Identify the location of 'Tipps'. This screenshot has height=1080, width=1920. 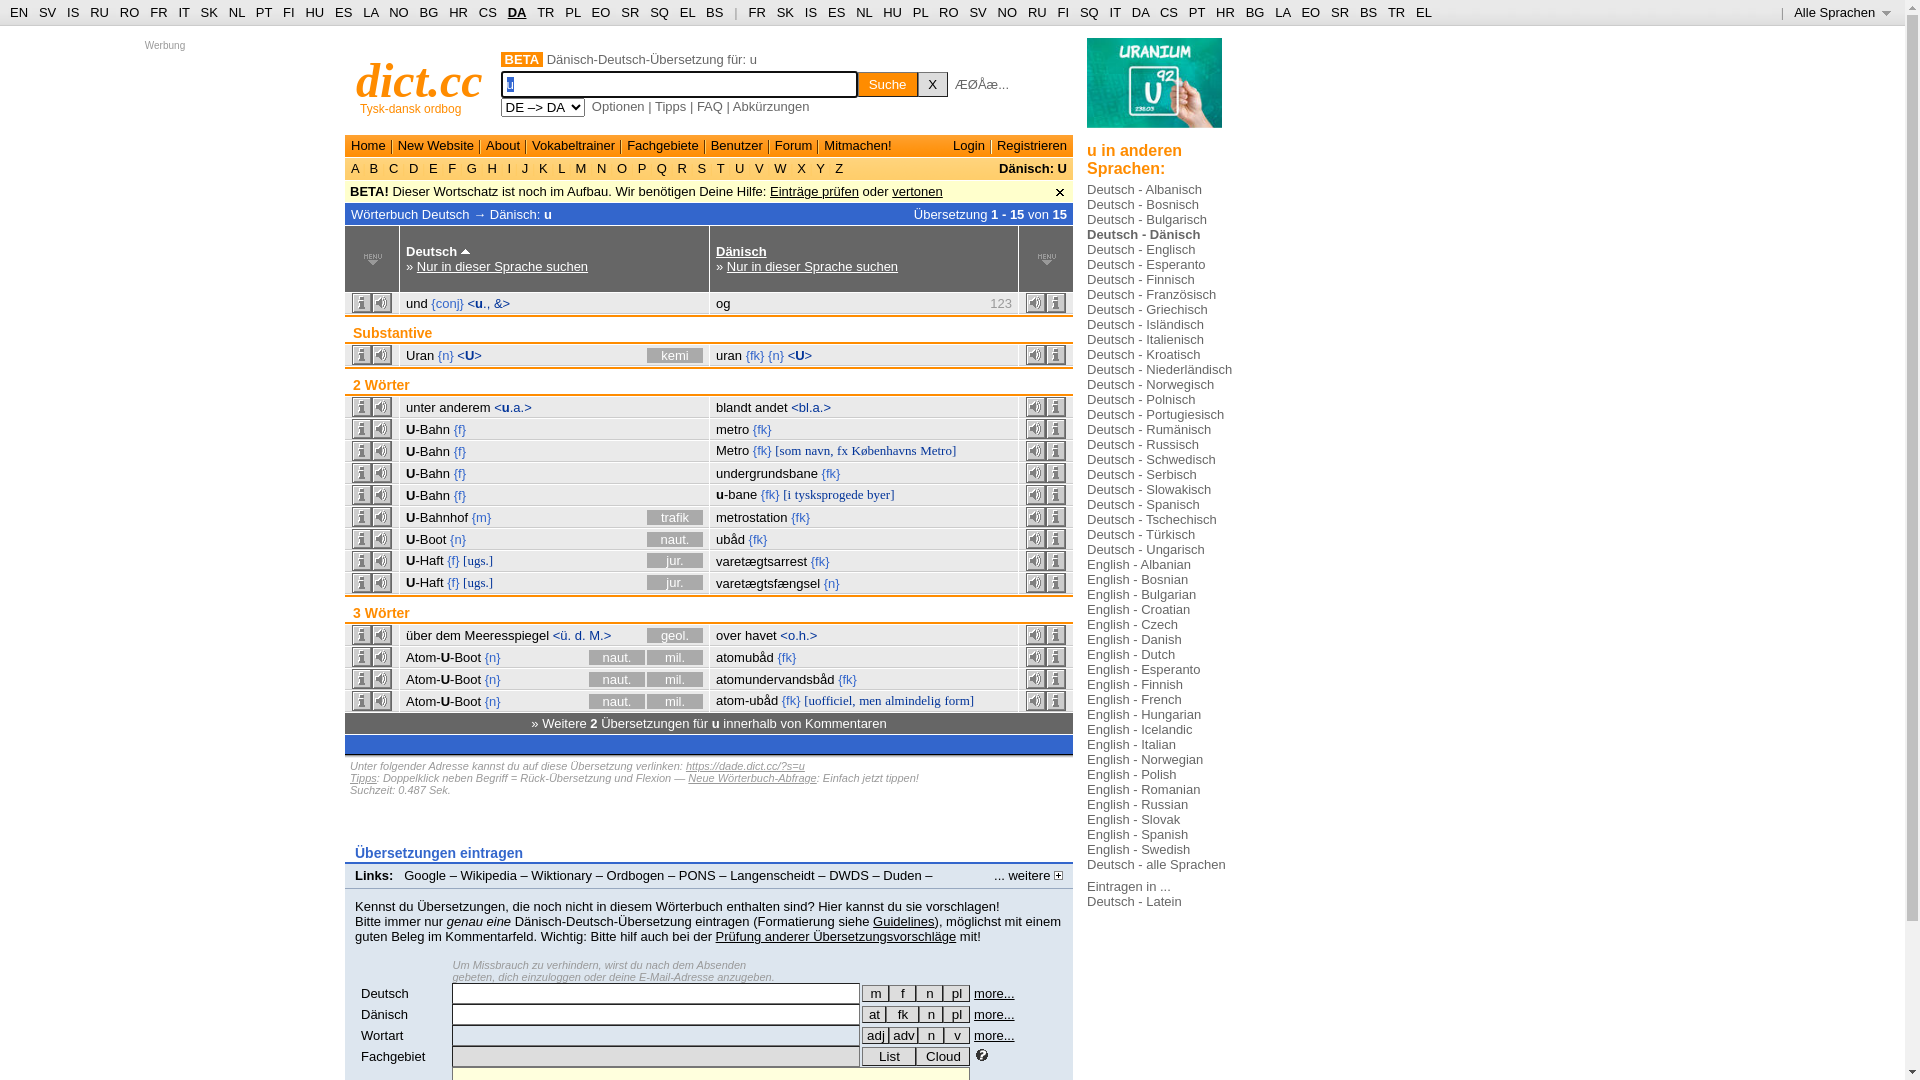
(363, 777).